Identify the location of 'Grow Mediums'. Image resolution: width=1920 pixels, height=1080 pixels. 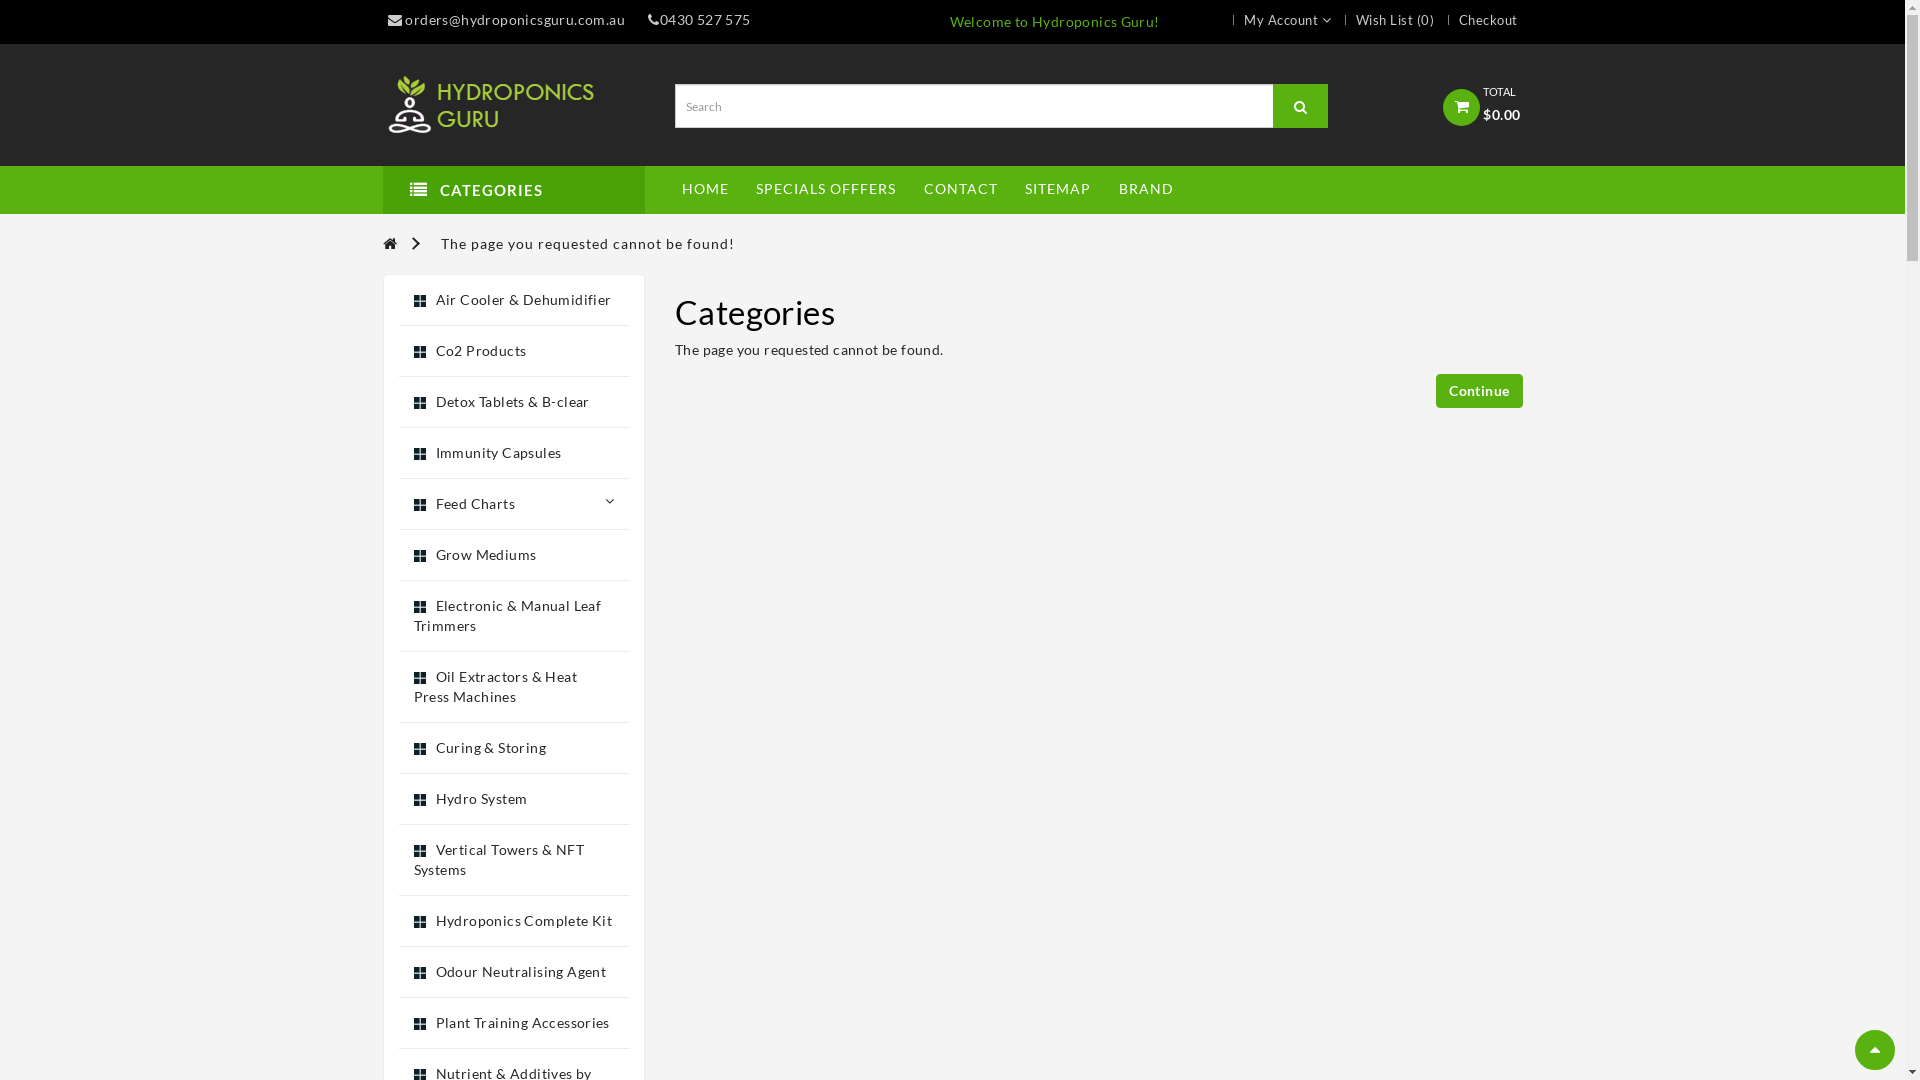
(398, 555).